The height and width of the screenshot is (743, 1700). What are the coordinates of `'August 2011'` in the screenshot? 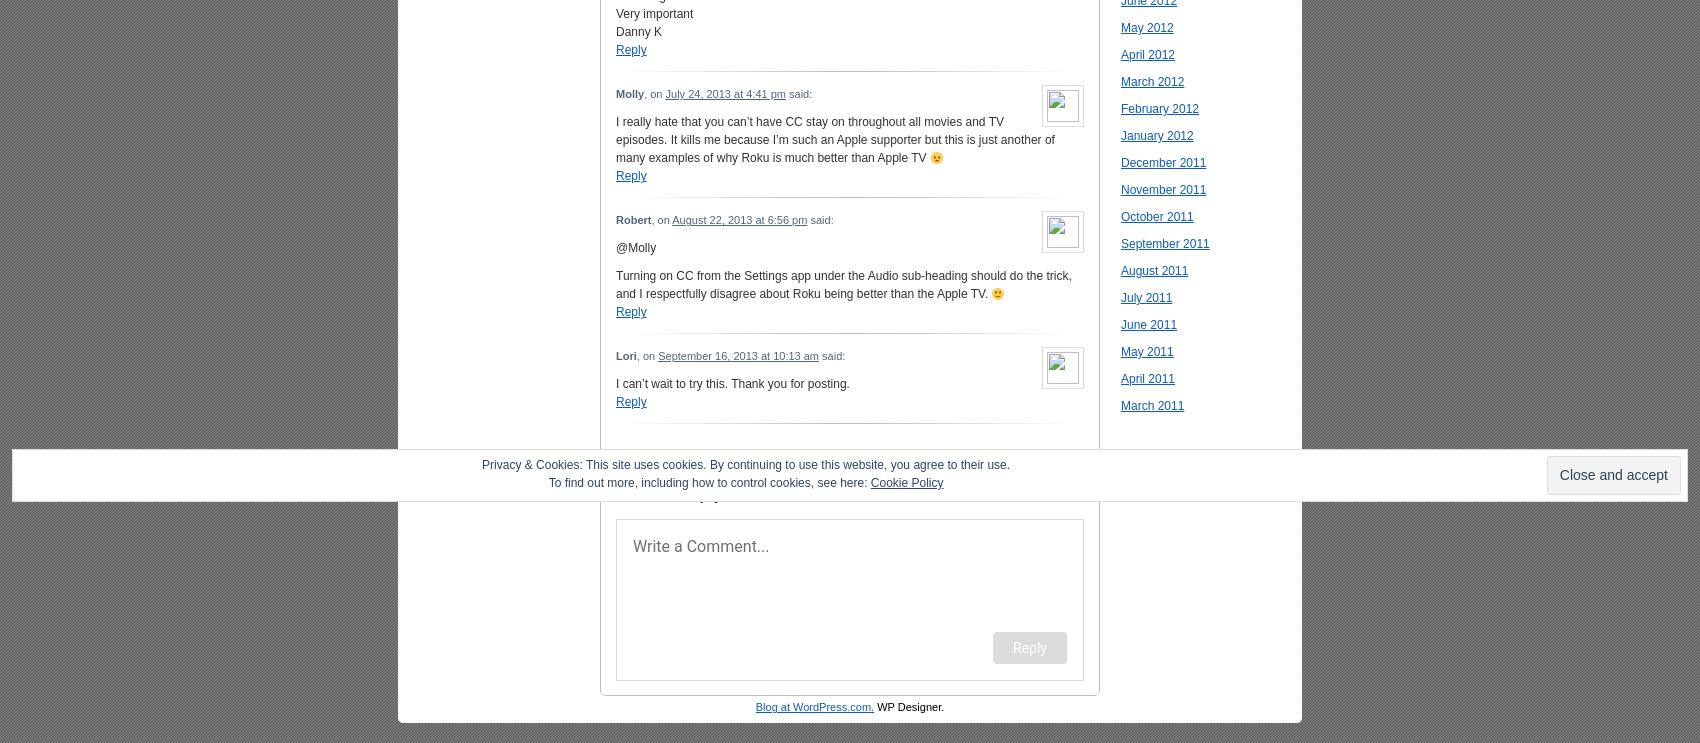 It's located at (1154, 269).